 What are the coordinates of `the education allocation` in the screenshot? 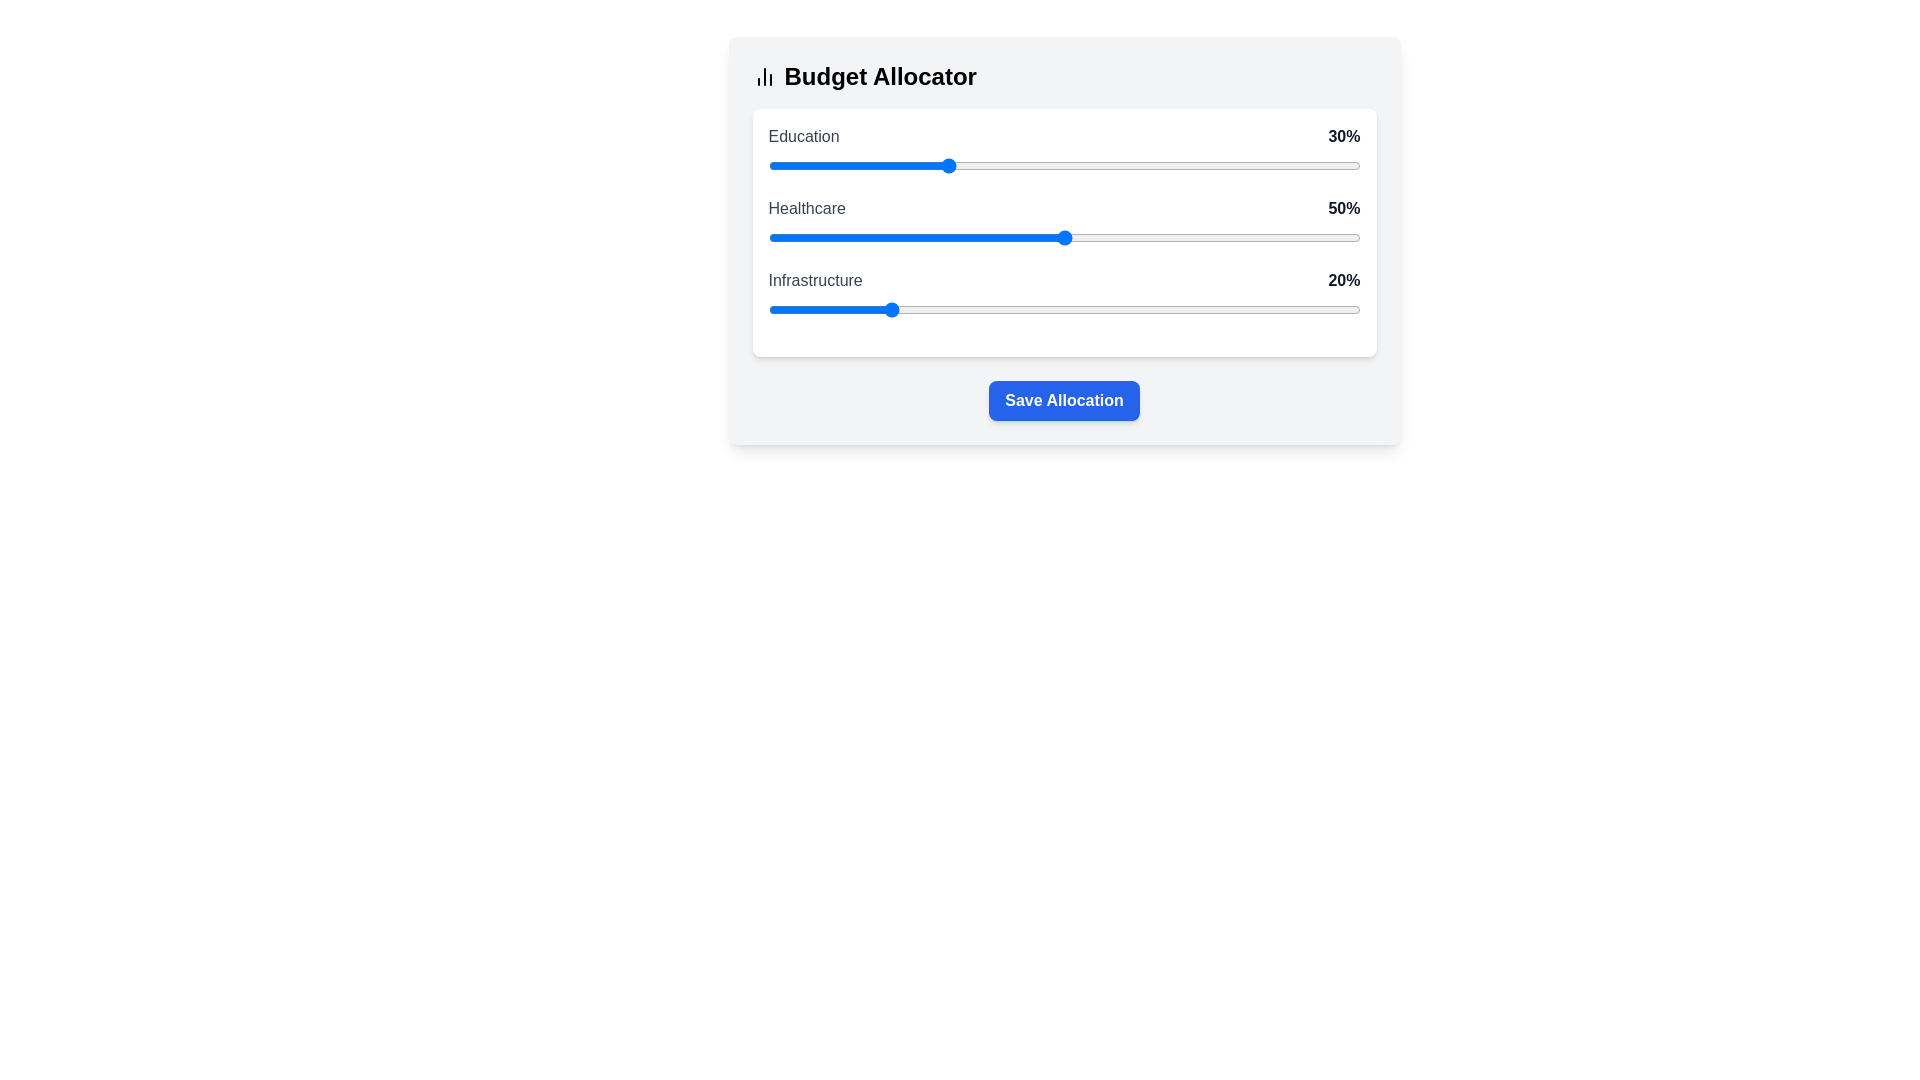 It's located at (927, 164).